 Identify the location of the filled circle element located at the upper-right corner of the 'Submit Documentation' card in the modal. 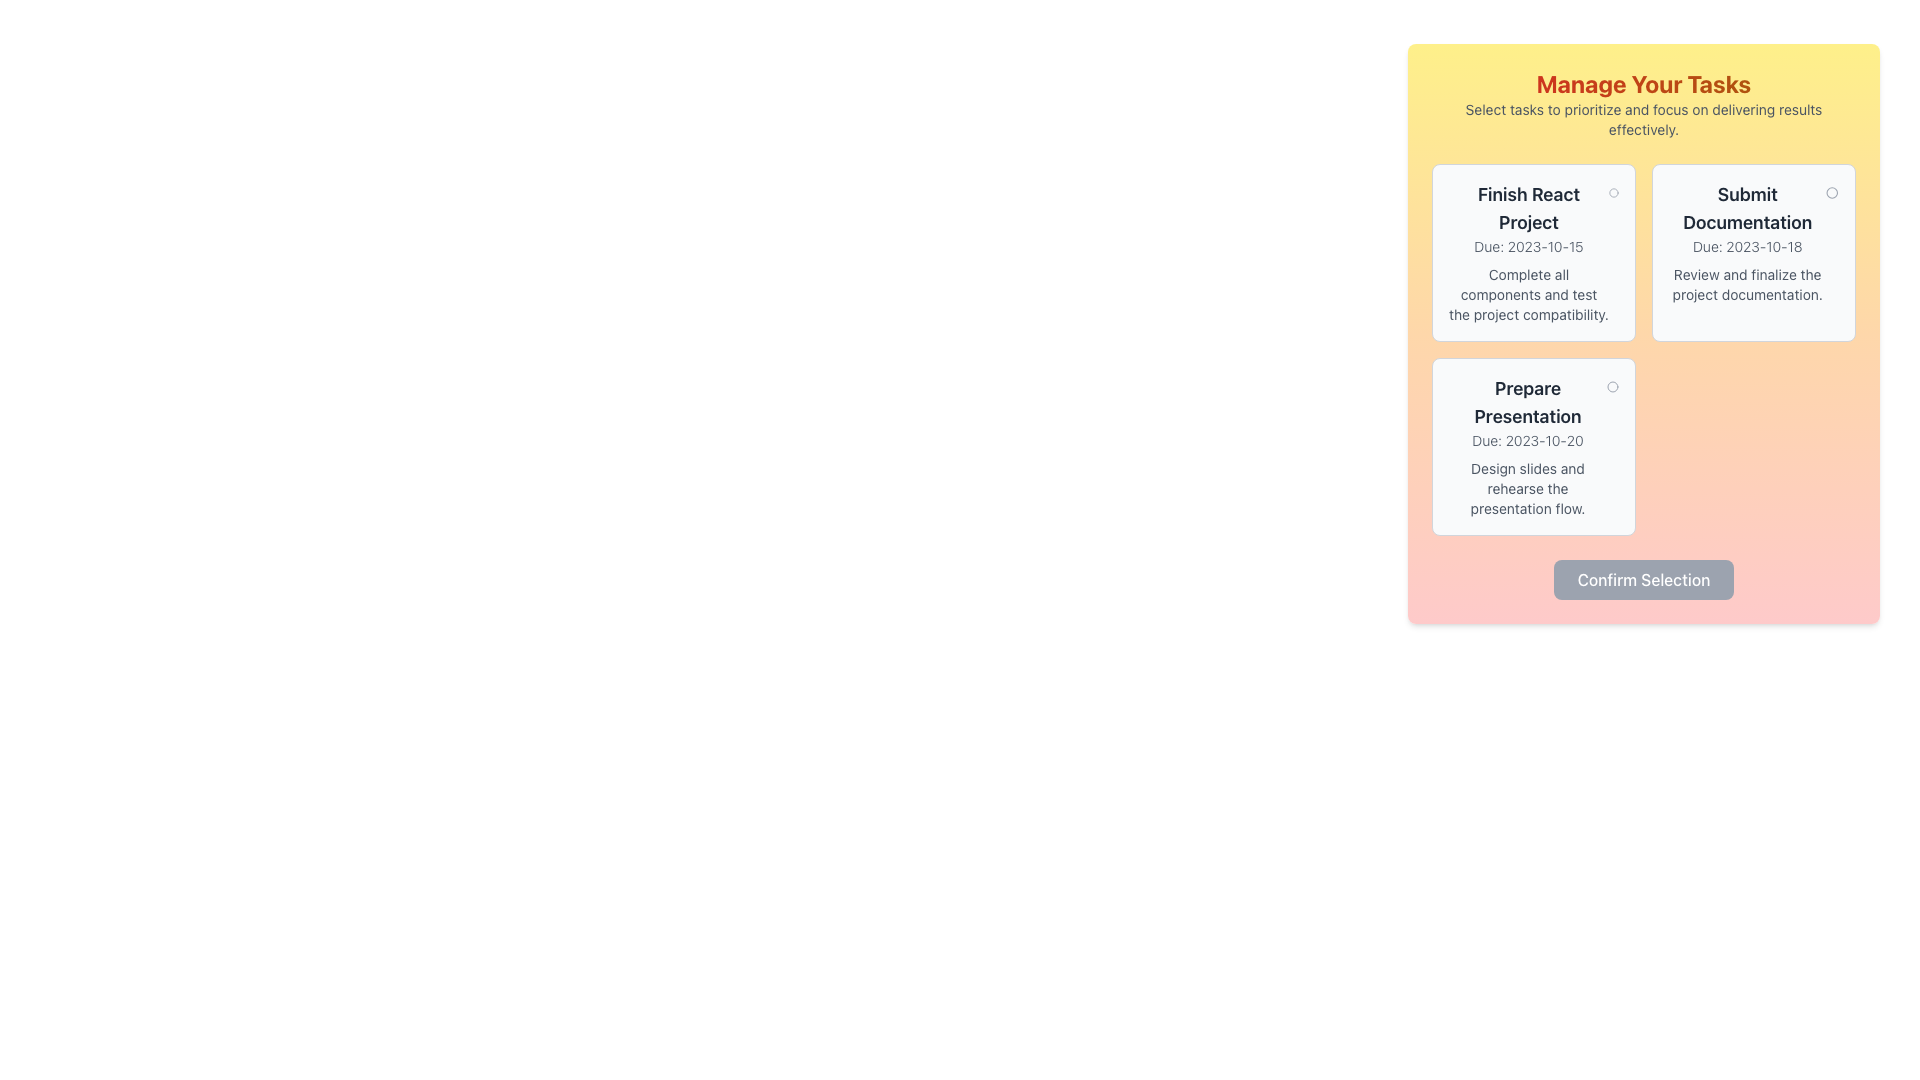
(1832, 192).